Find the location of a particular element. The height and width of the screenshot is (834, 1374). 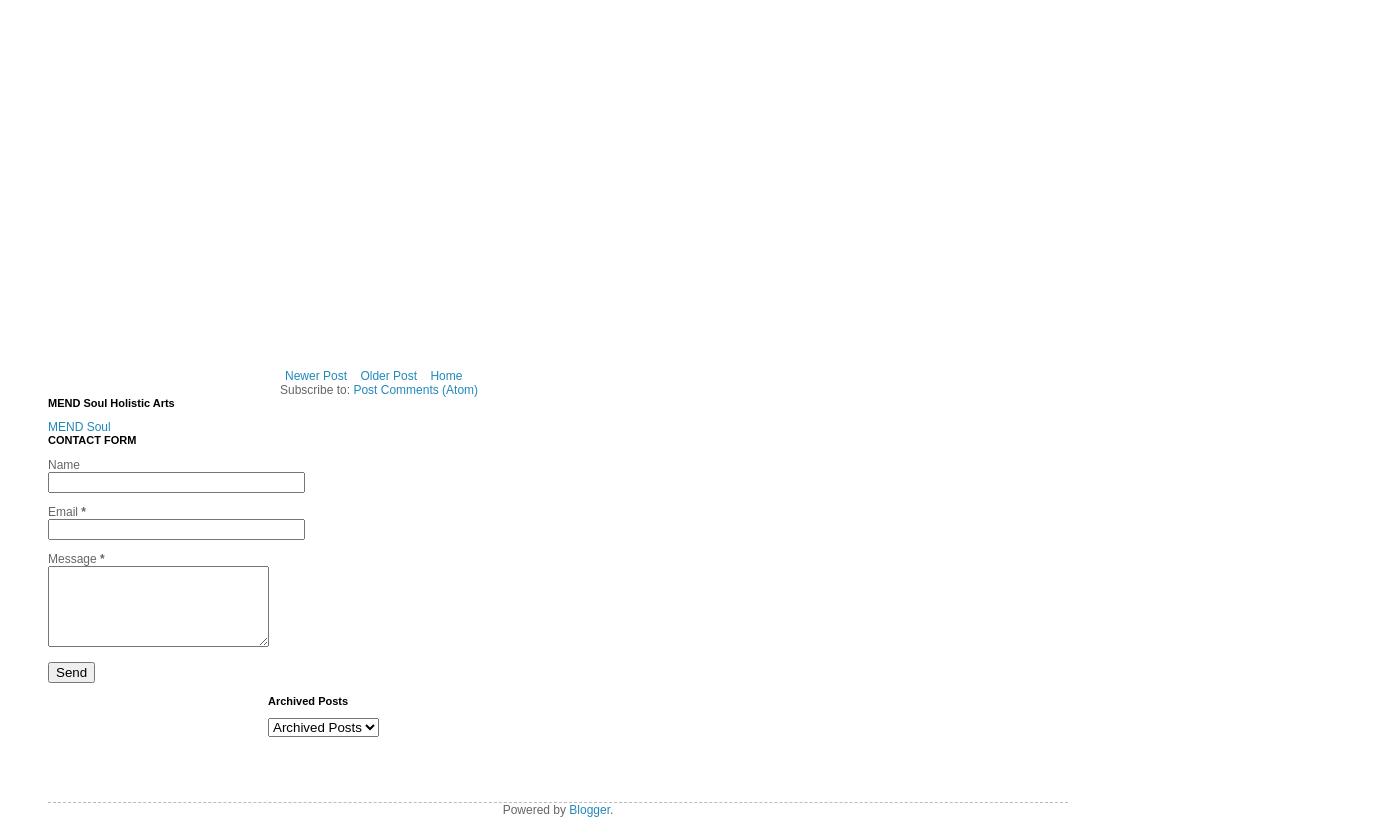

'MEND Soul Holistic Arts' is located at coordinates (110, 400).